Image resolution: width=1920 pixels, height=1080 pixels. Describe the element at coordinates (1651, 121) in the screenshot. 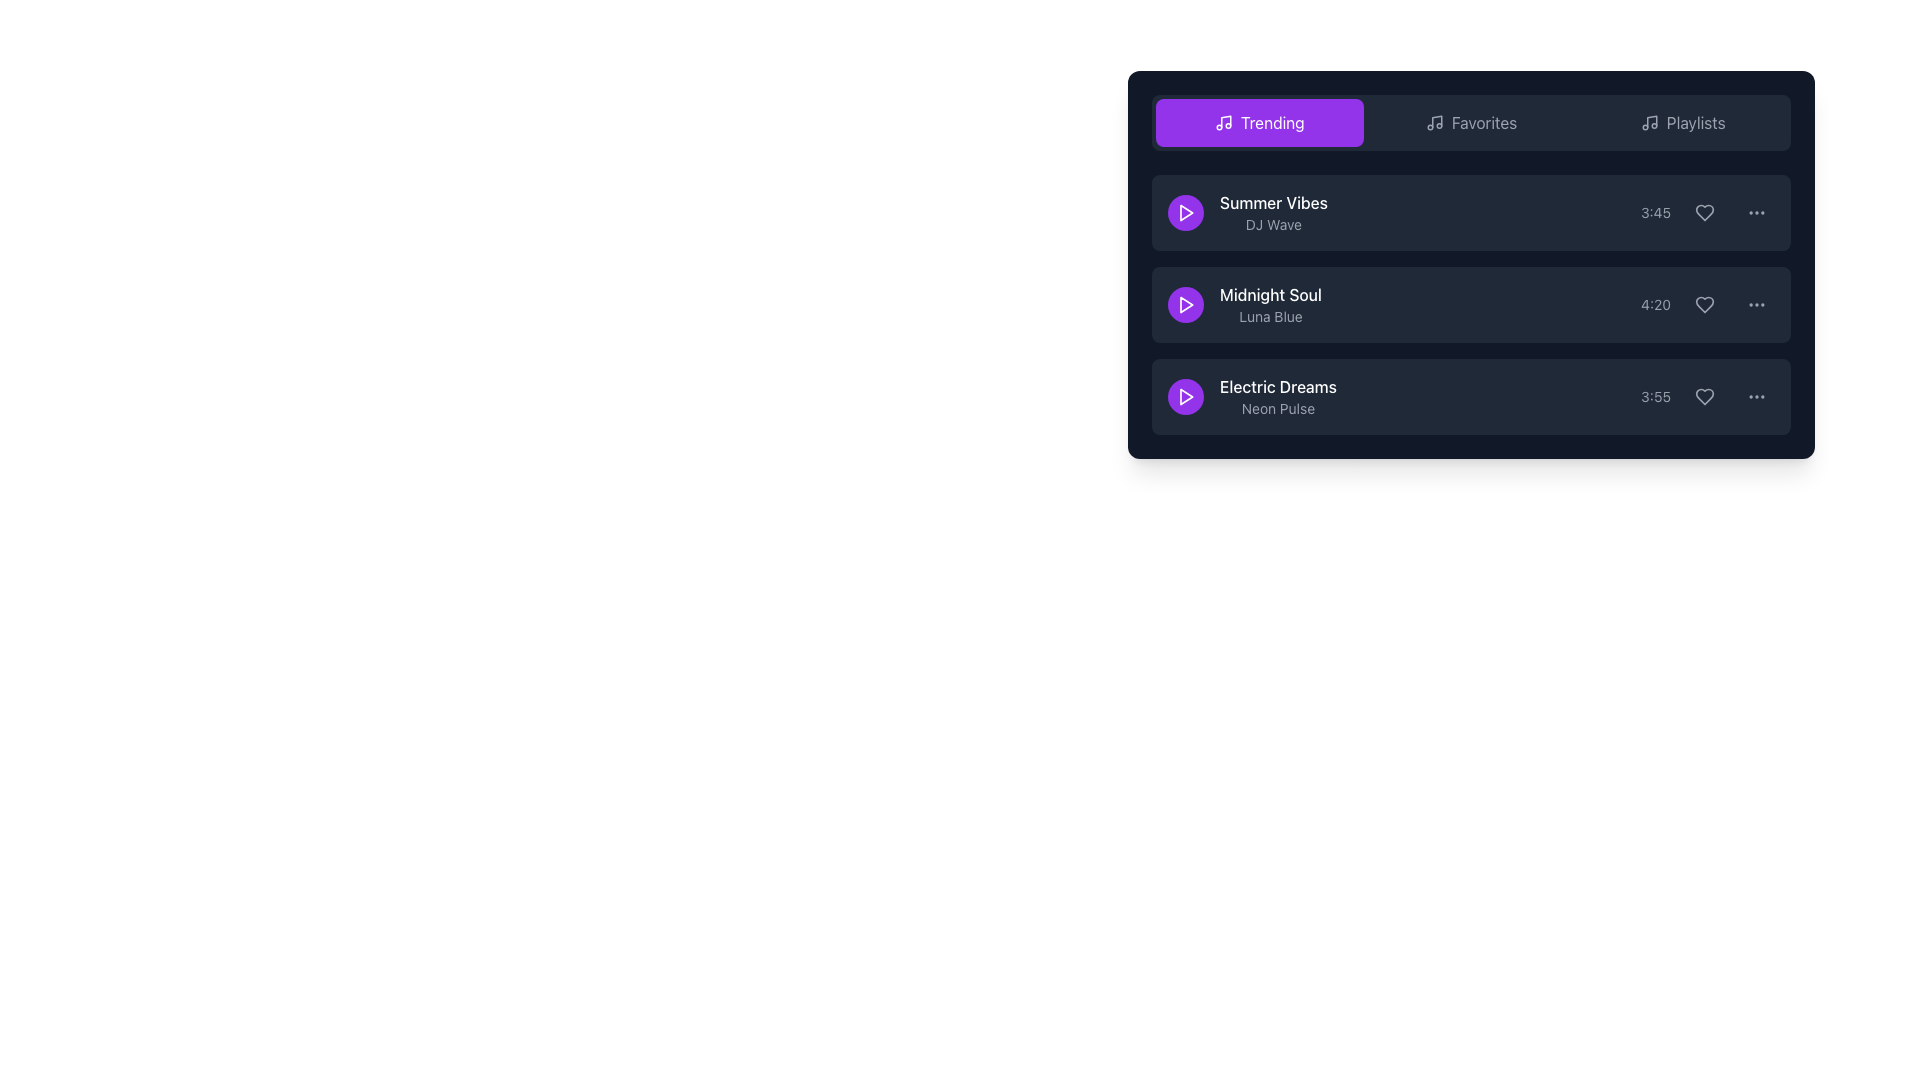

I see `the diagonal line of the musical note icon in the 'Playlists' tab label, which serves as a decorative element adjacent to the 'Trending' and 'Favorites' tabs` at that location.